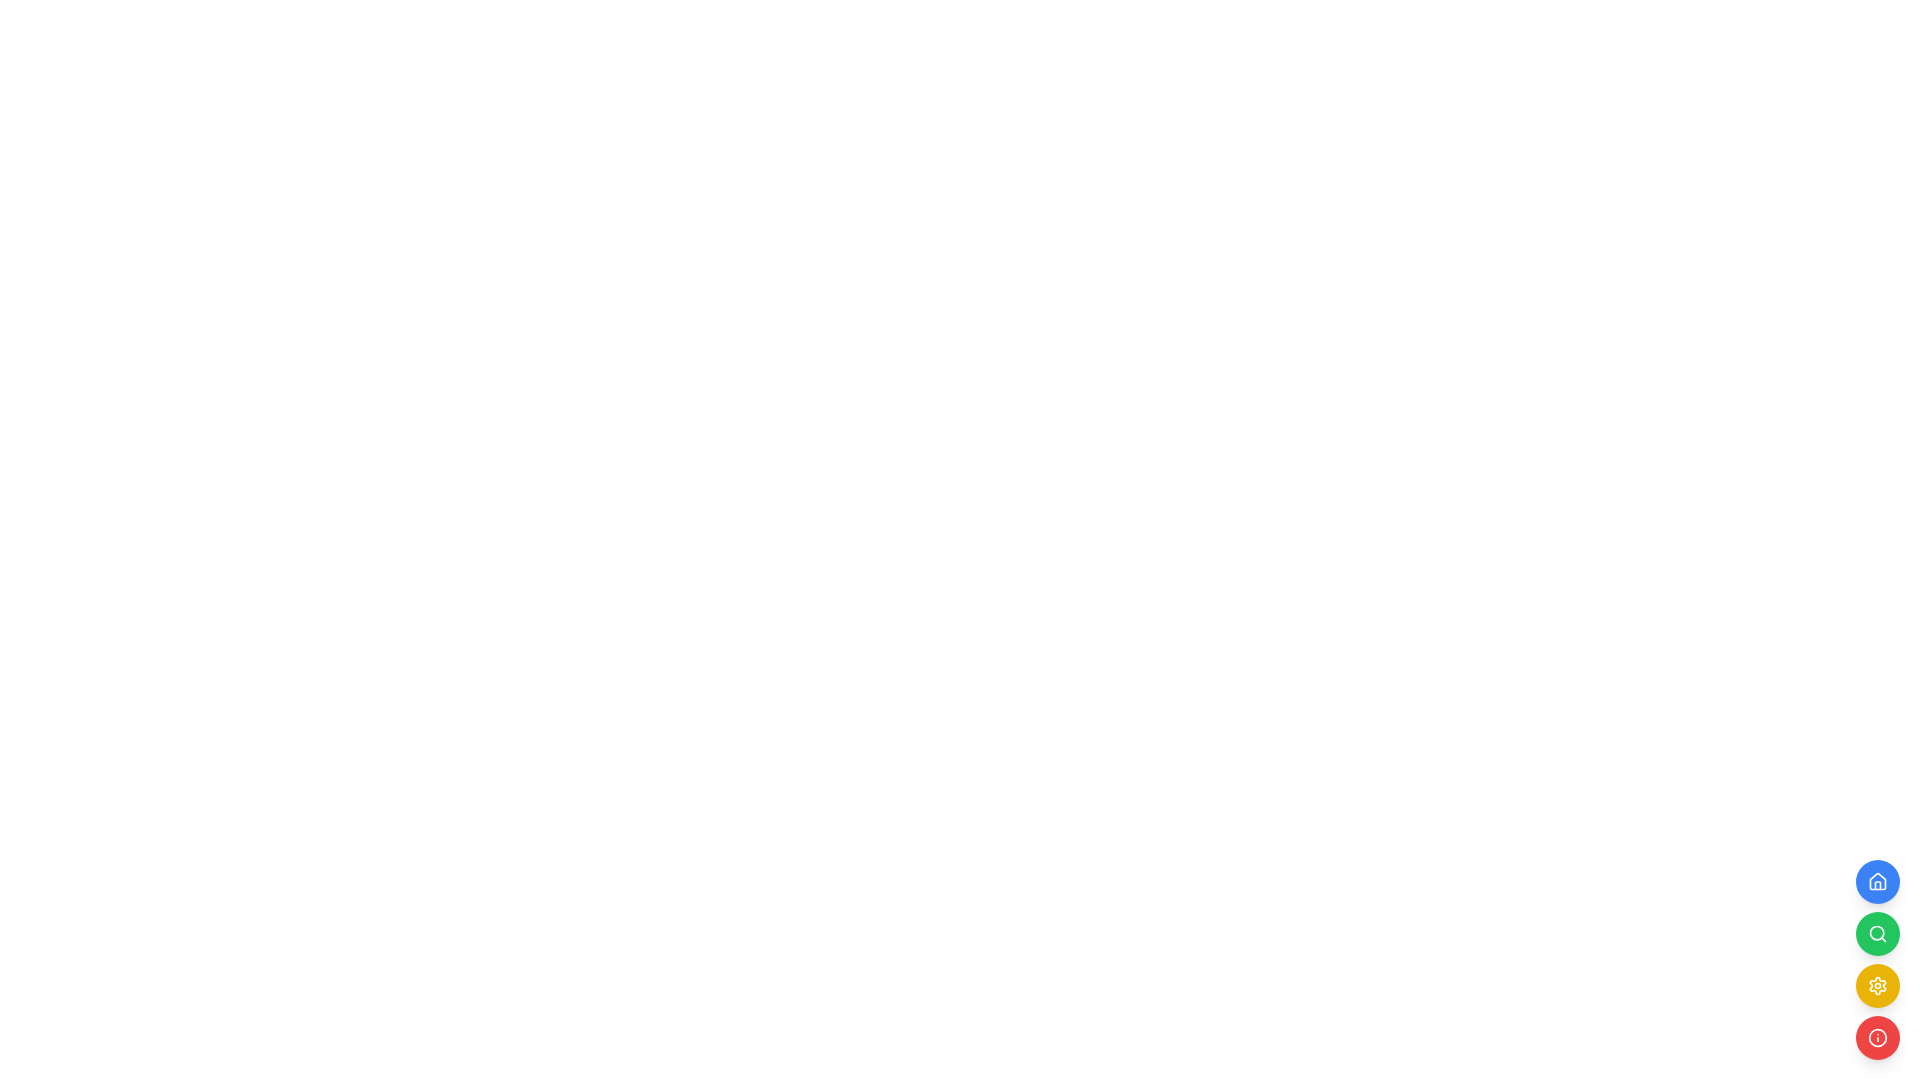 This screenshot has width=1920, height=1080. Describe the element at coordinates (1876, 985) in the screenshot. I see `the gear-like representation of the settings icon` at that location.